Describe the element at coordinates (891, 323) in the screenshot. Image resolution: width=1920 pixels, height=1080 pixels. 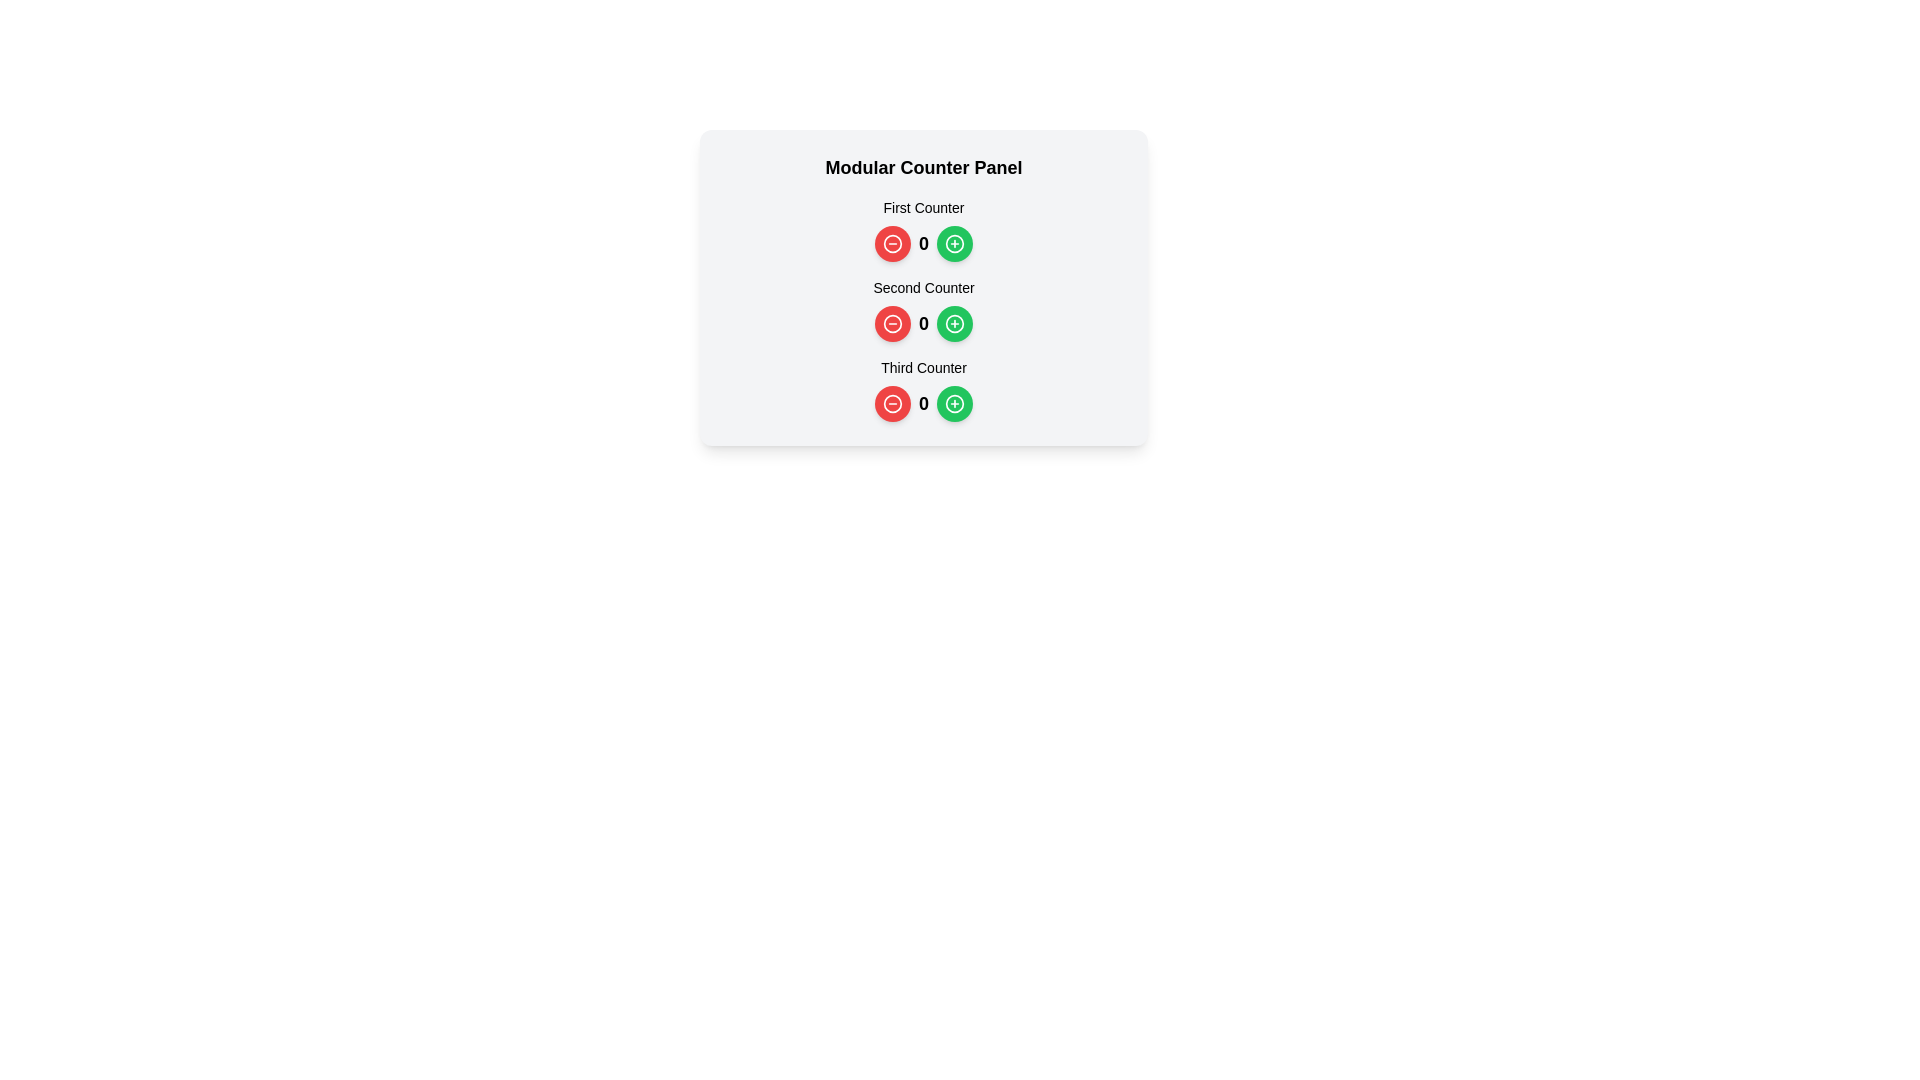
I see `the circular decrement button with a white border on a red background, located to the left of the numerical counter in the second row of the modular counter panel` at that location.